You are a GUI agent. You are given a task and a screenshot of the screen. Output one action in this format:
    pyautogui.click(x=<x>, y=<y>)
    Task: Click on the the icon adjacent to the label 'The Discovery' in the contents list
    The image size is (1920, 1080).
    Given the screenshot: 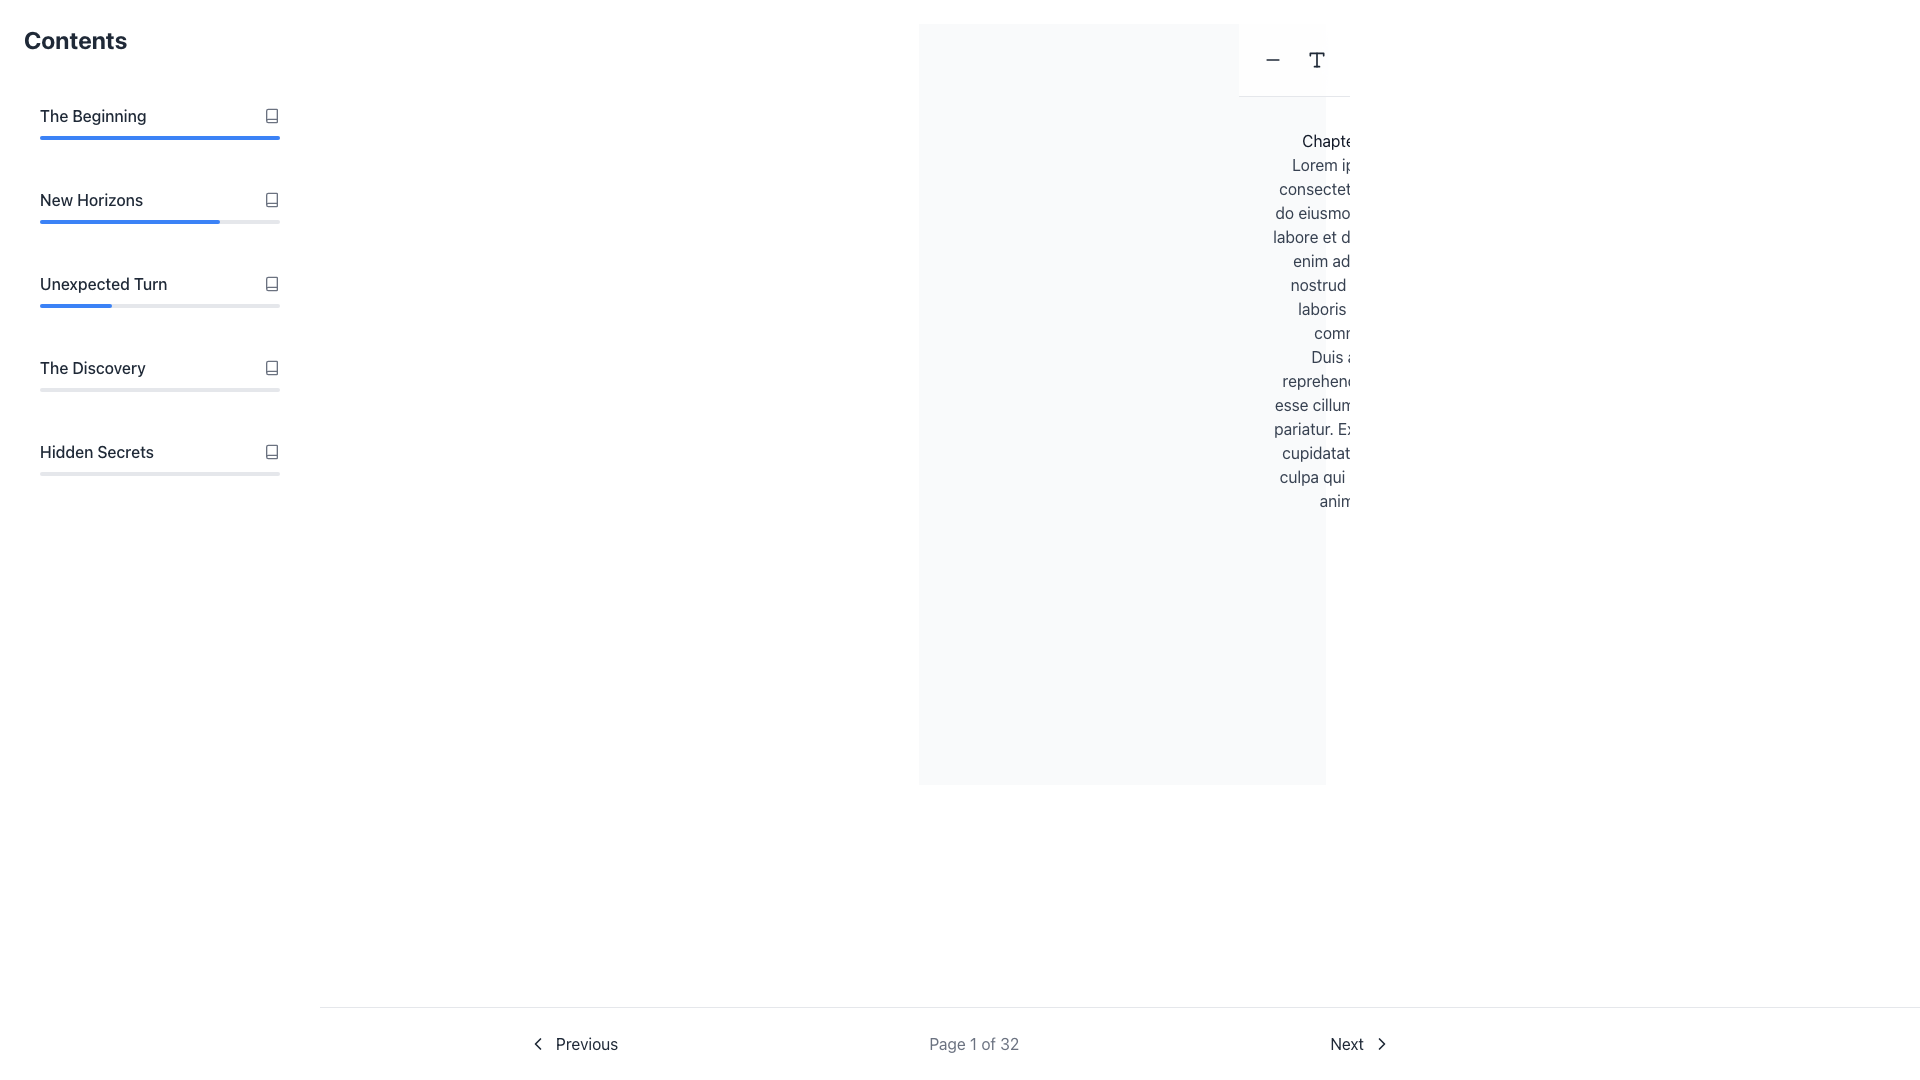 What is the action you would take?
    pyautogui.click(x=271, y=367)
    